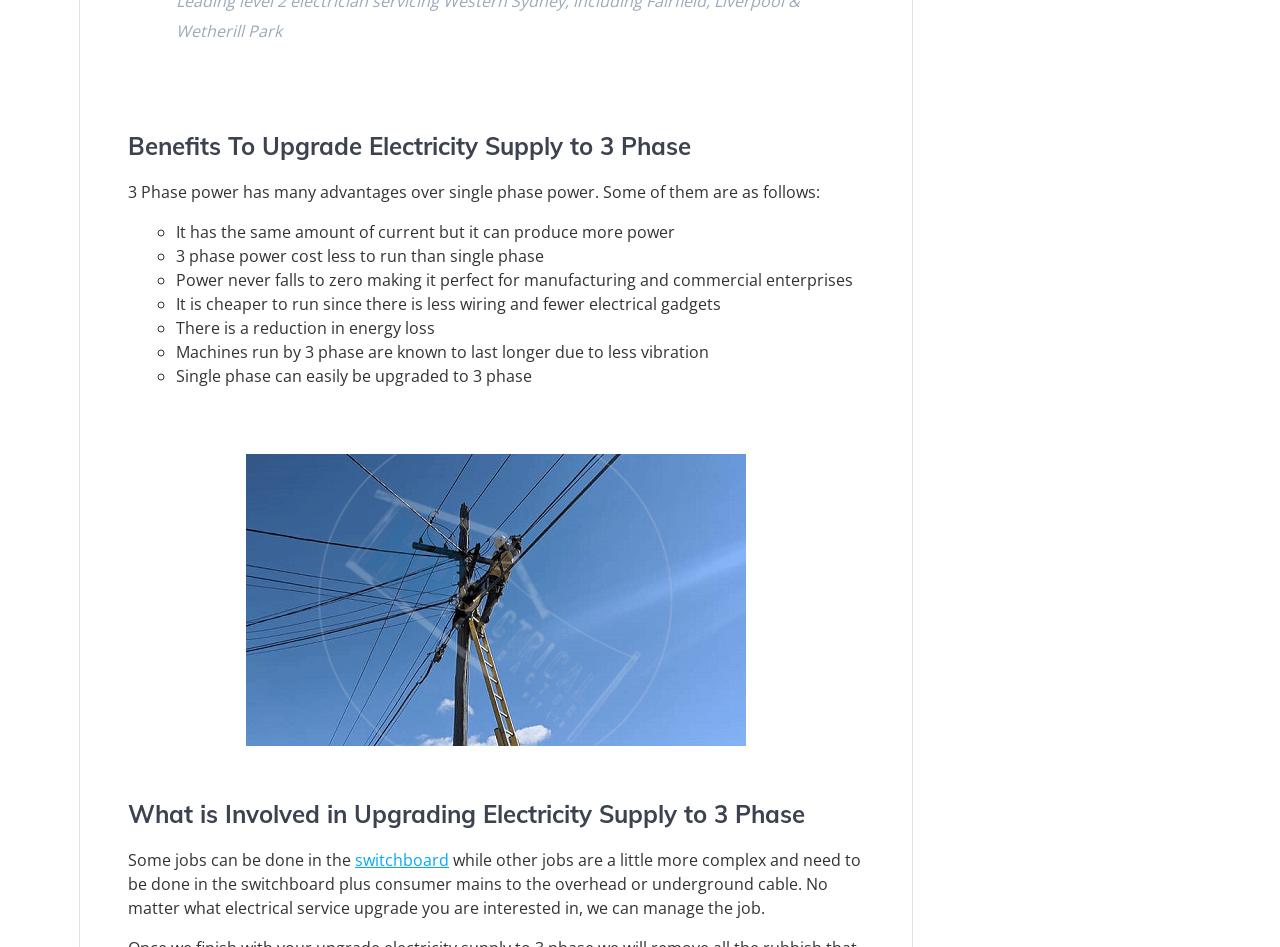  What do you see at coordinates (494, 881) in the screenshot?
I see `'while other jobs are a little more complex and need to be done in the switchboard plus consumer mains to the overhead or underground cable. No matter what electrical service upgrade you are interested in, we can manage the job.'` at bounding box center [494, 881].